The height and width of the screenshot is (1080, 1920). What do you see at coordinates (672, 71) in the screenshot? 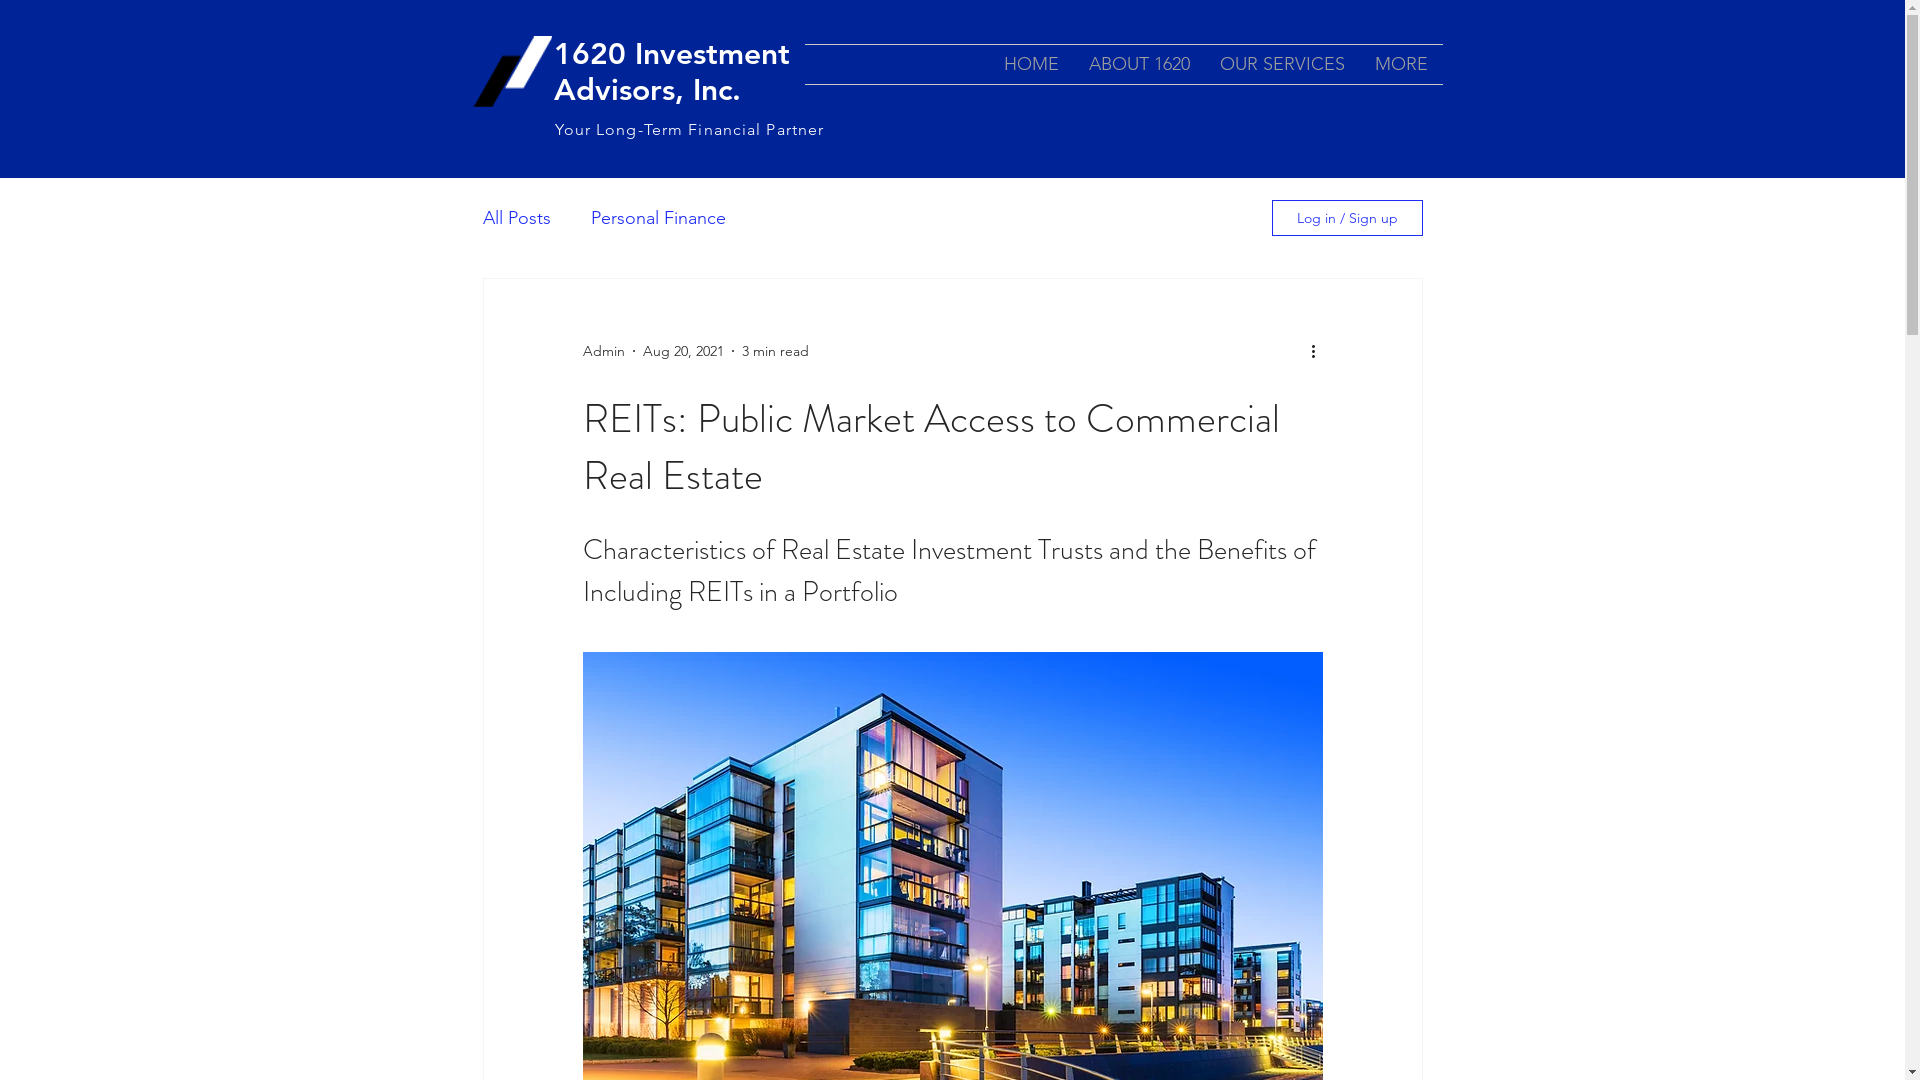
I see `'1620 Investment Advisors, Inc. '` at bounding box center [672, 71].